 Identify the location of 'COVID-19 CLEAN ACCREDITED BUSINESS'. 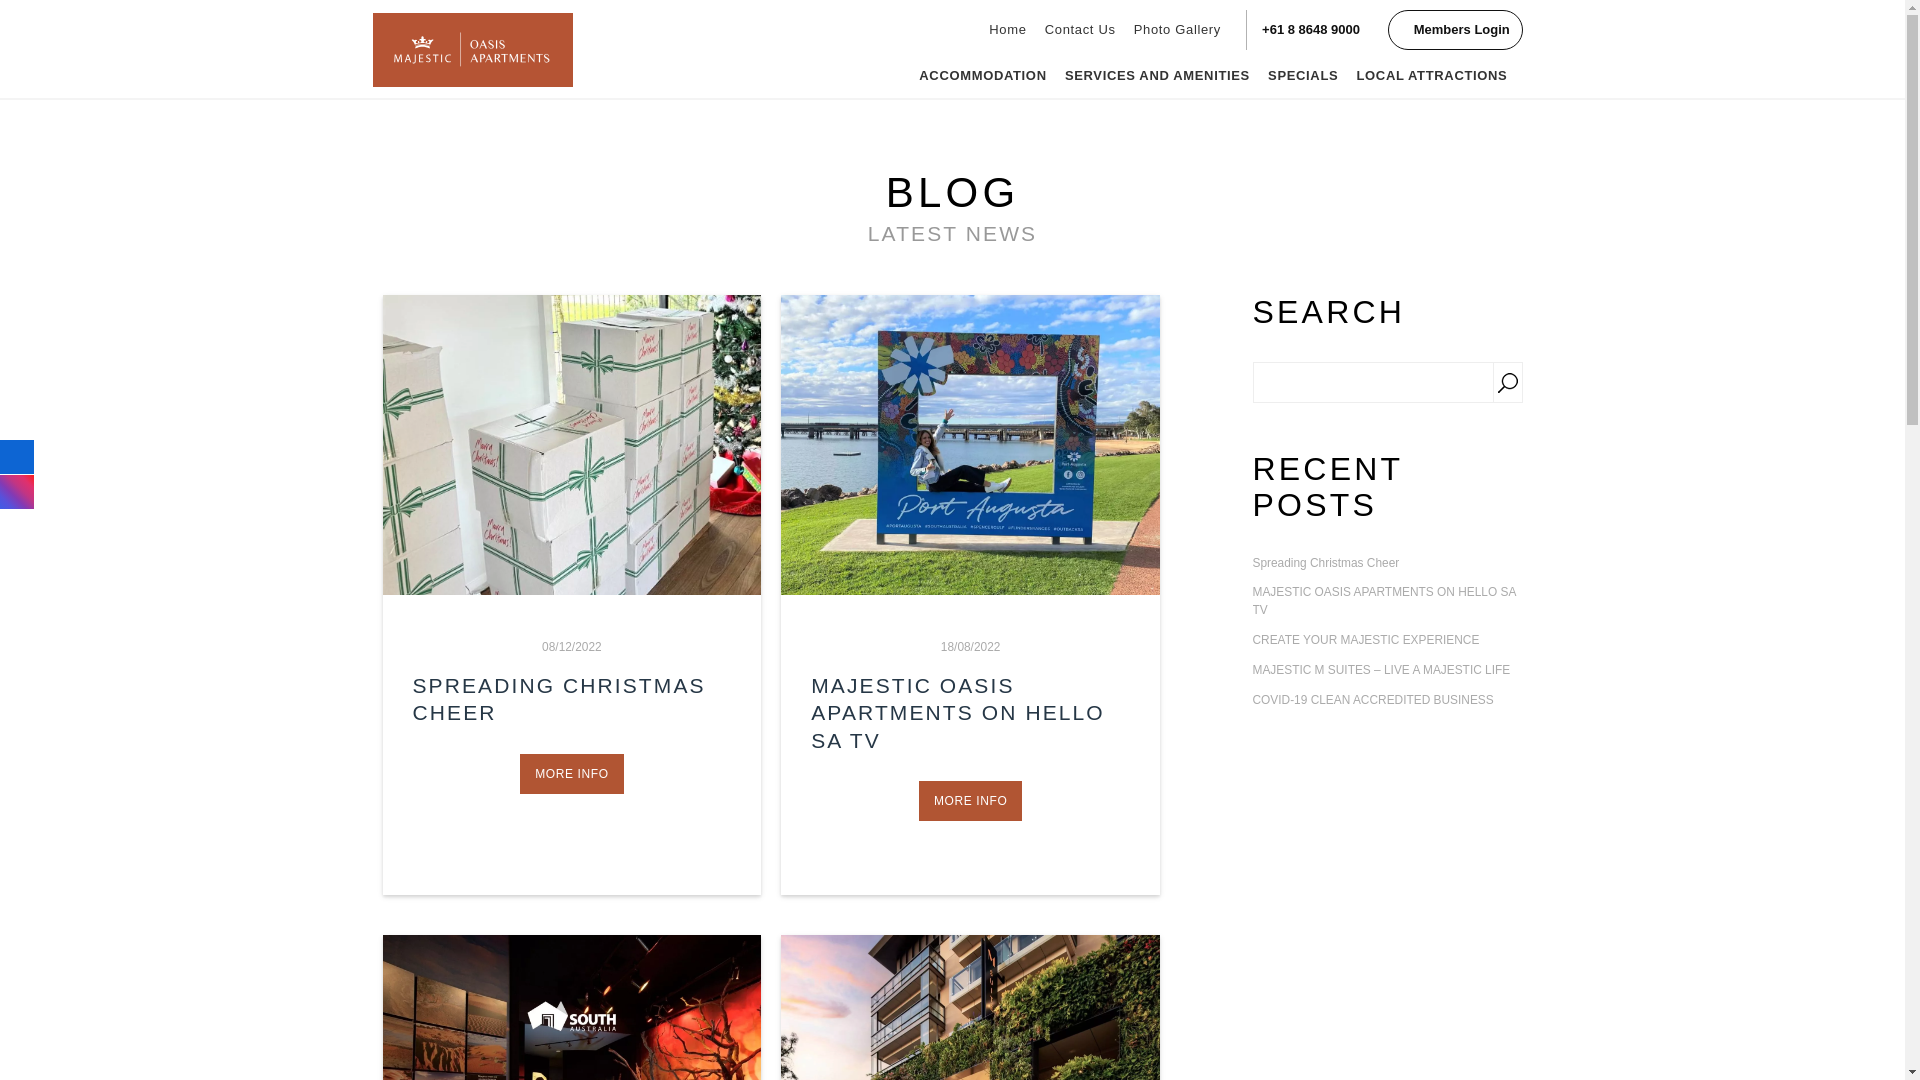
(1251, 700).